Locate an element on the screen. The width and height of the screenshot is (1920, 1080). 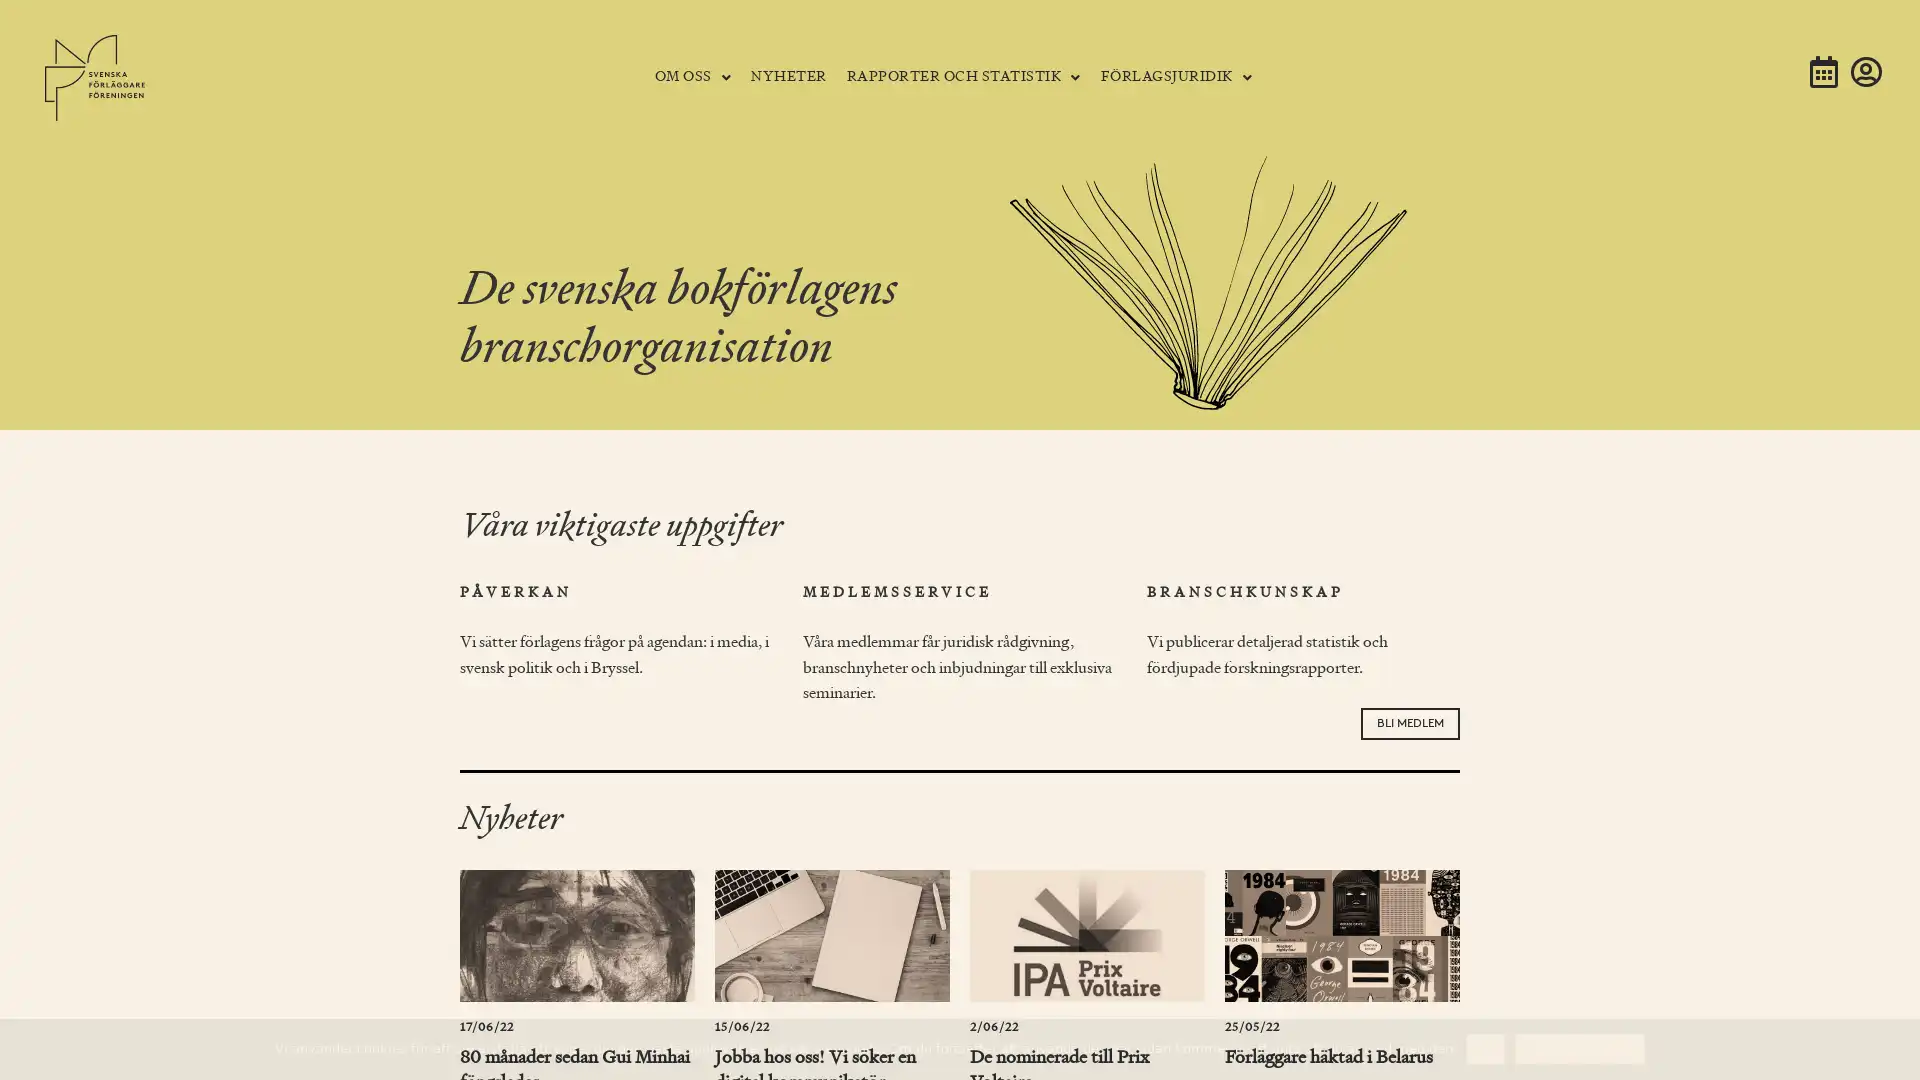
BLI MEDLEM is located at coordinates (1409, 722).